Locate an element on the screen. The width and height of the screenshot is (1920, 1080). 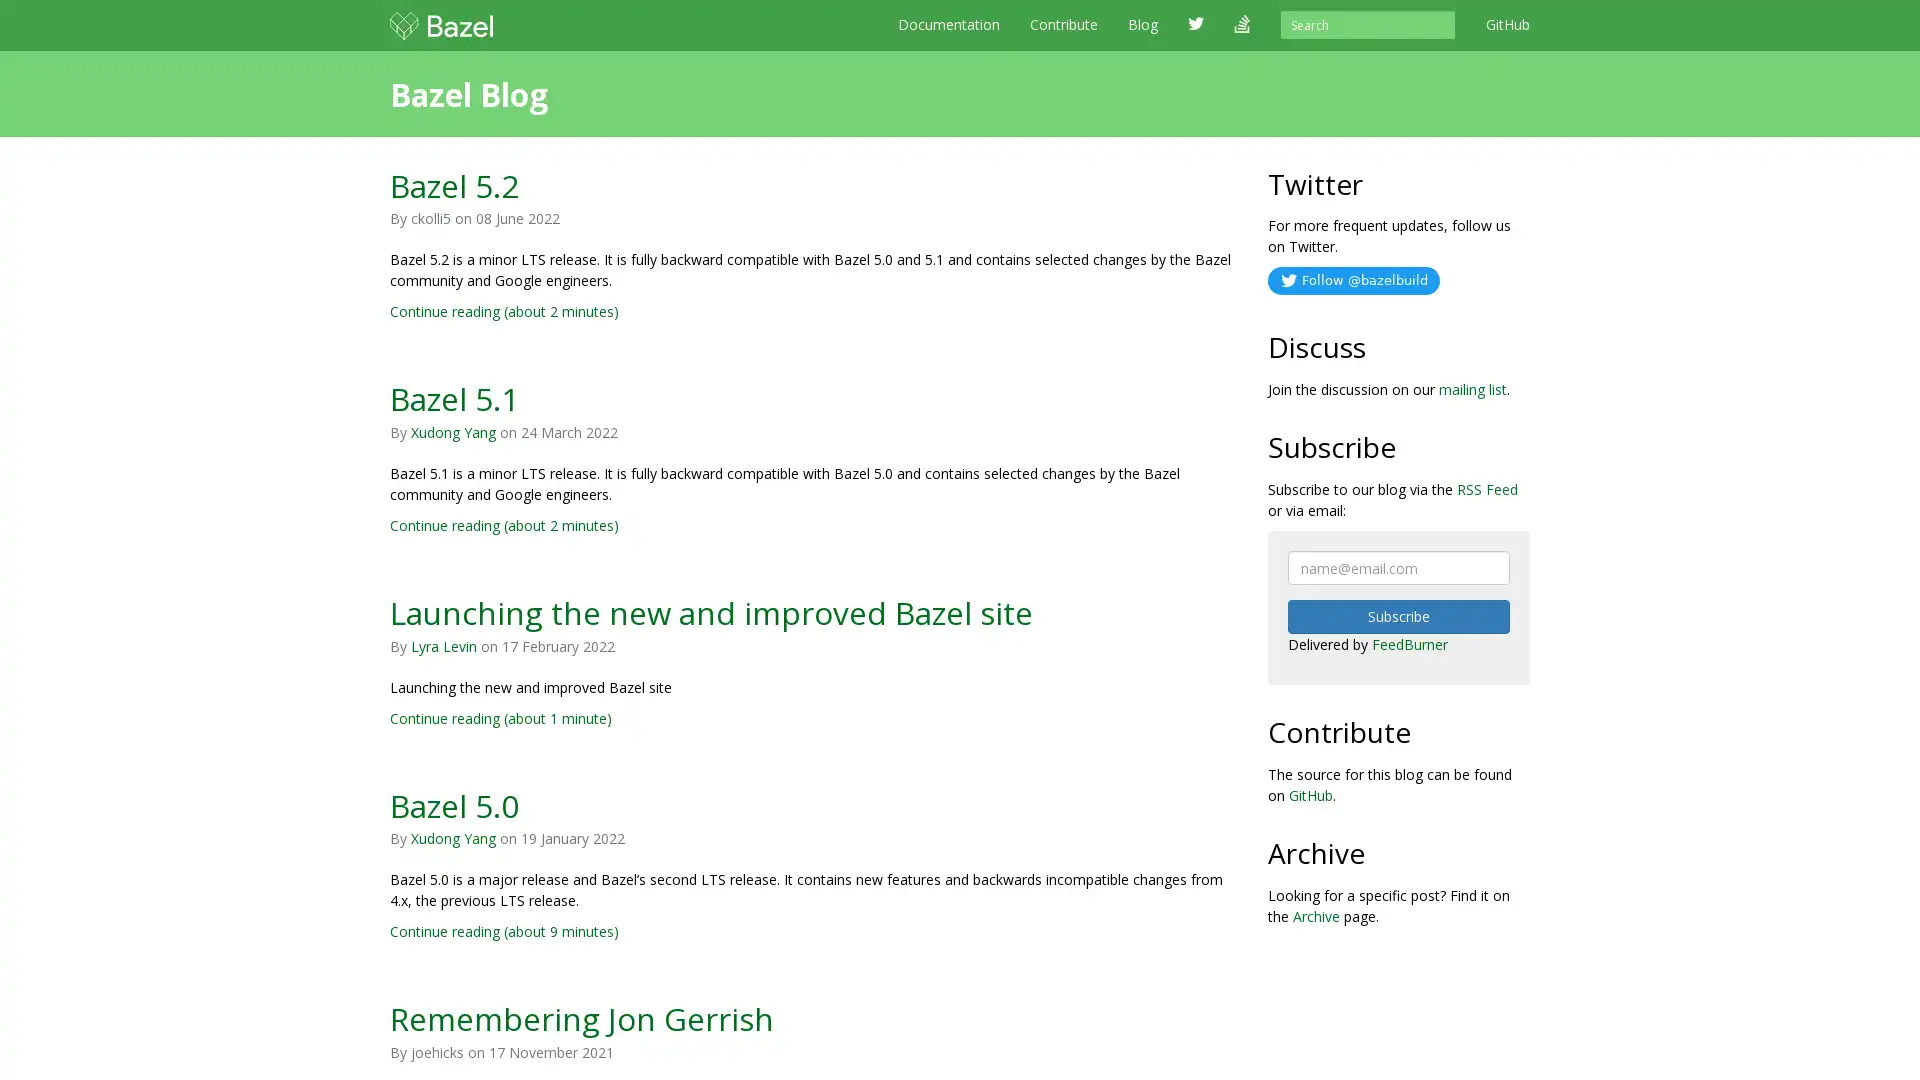
Subscribe is located at coordinates (1397, 616).